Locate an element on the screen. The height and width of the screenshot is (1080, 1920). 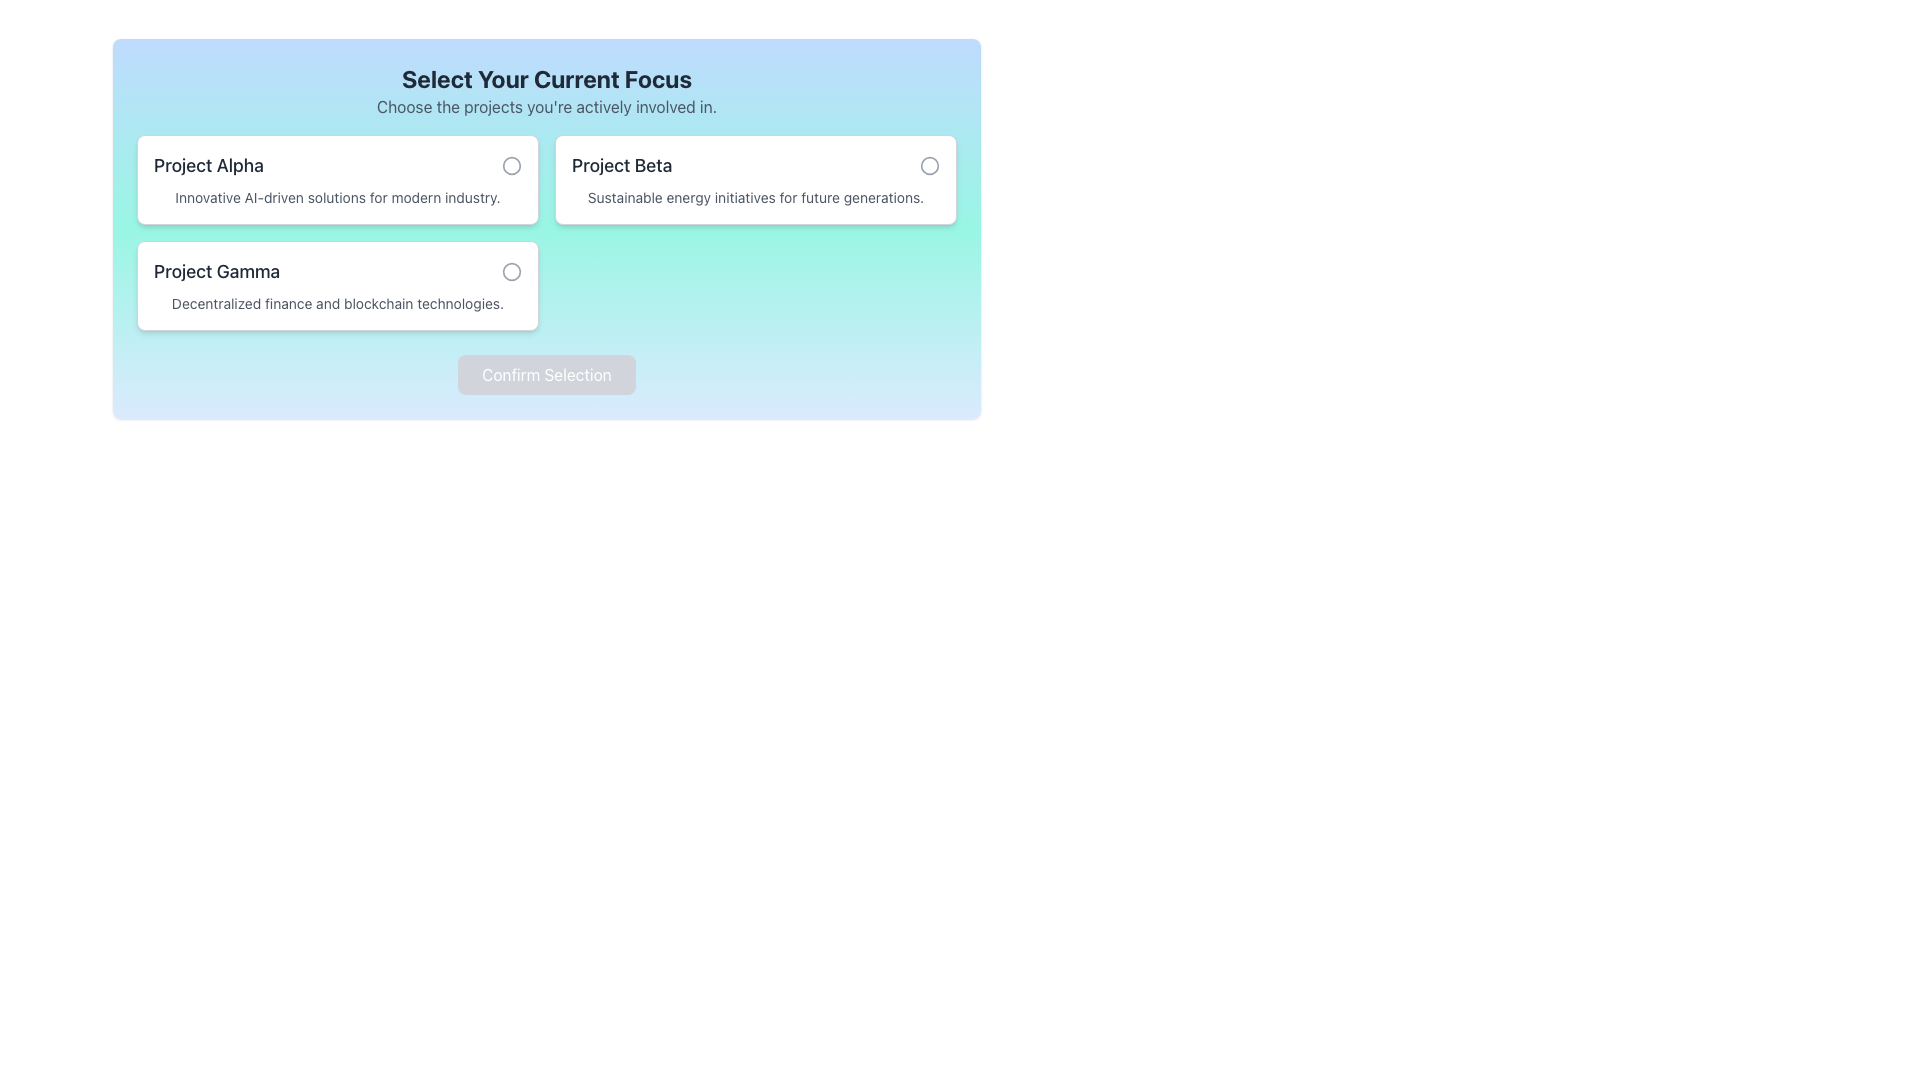
the 'Project Beta' text label, which is a bold black font located in the middle of a horizontally aligned list of options is located at coordinates (621, 164).